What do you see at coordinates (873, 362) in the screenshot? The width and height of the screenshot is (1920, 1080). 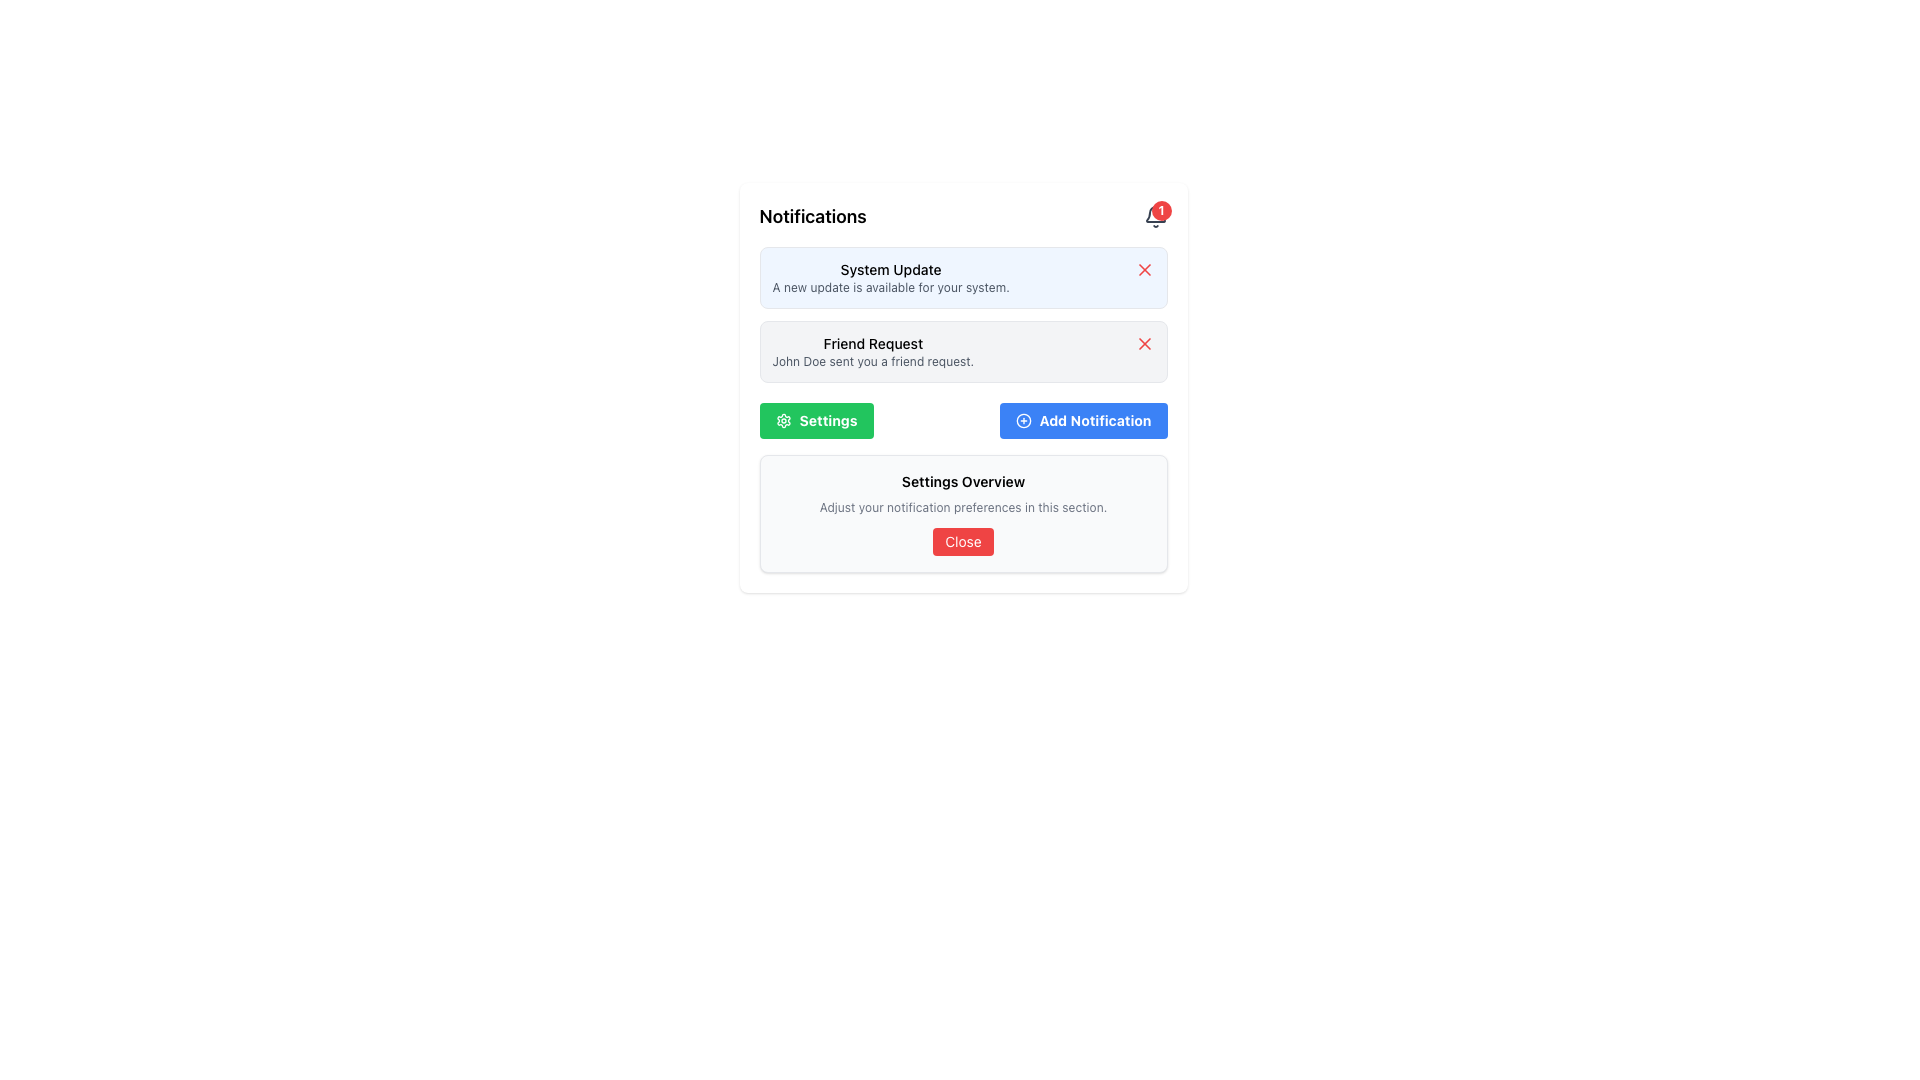 I see `the Text Display that informs the user about a friend request sent by 'John Doe', located below the heading 'Friend Request'` at bounding box center [873, 362].